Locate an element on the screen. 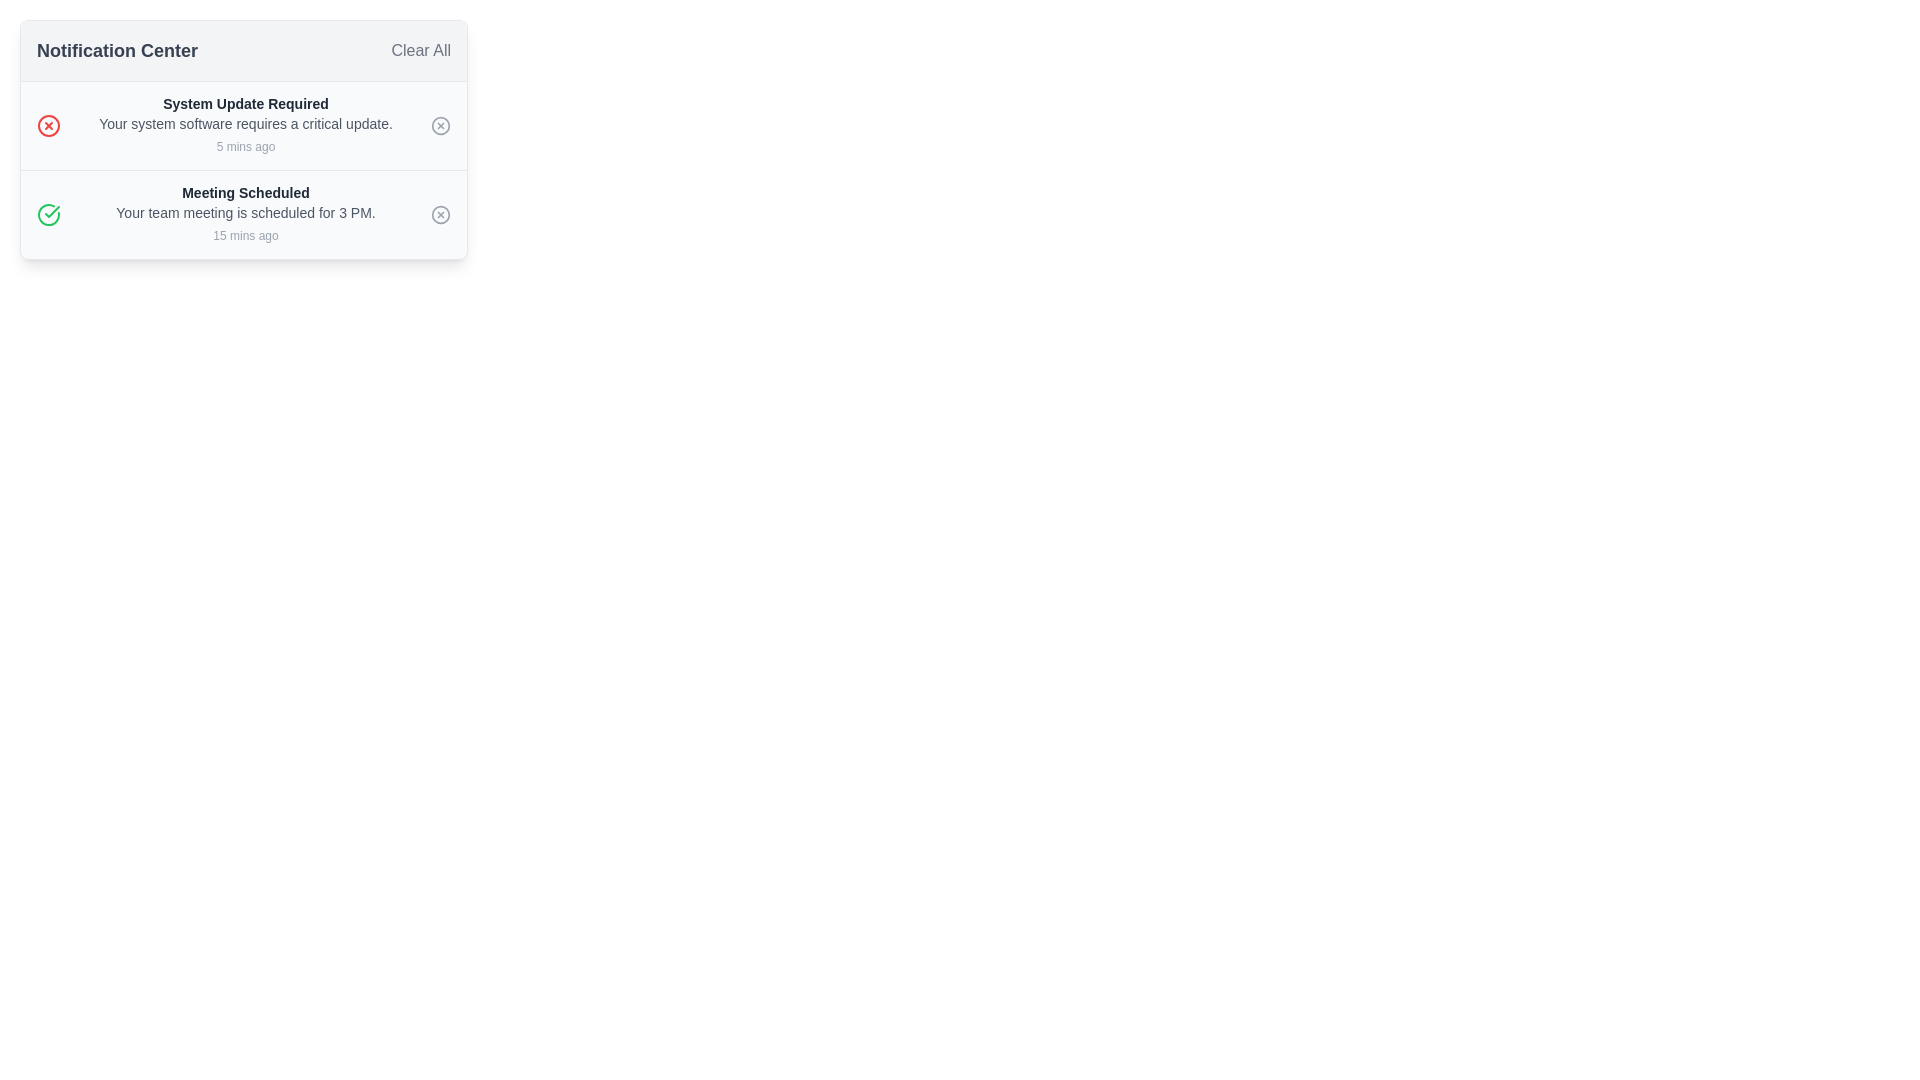 The image size is (1920, 1080). the Text Label that serves as the title of the notification in the Notification Center interface, which is positioned above the description text and the timestamp is located at coordinates (244, 104).